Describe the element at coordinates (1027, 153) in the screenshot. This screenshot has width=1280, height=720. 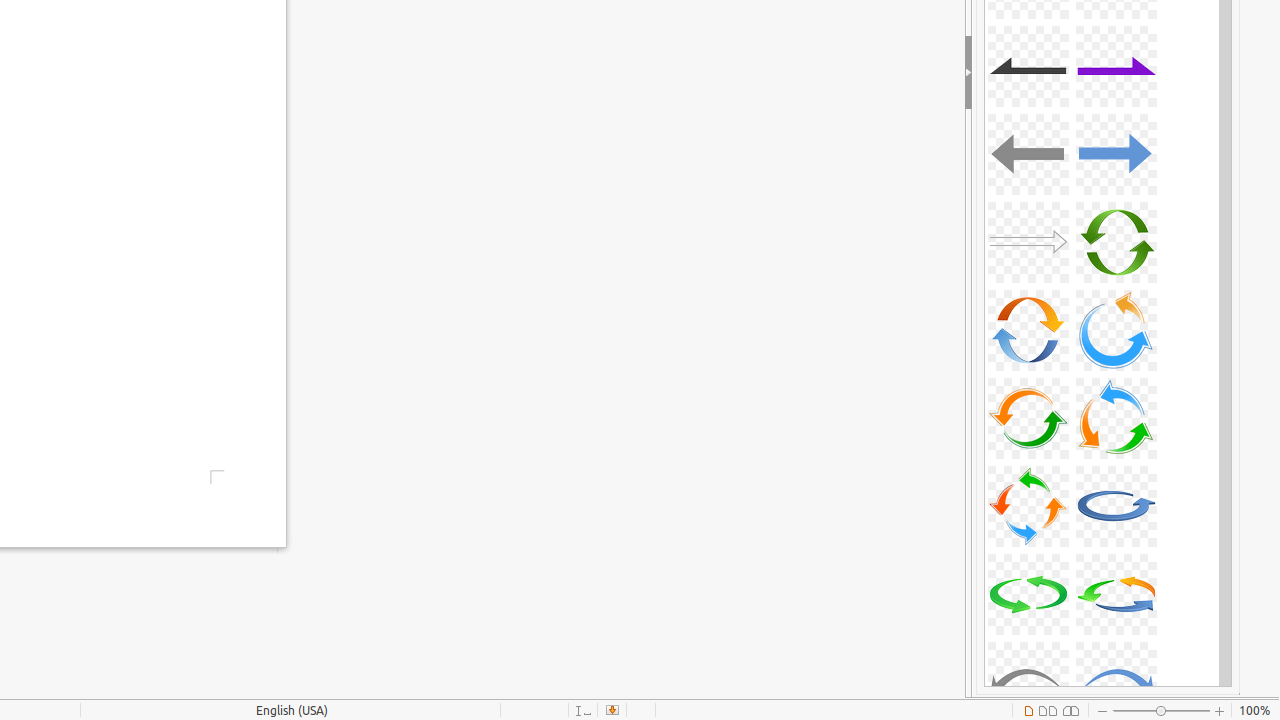
I see `'A11-Arrow-Gray-Left'` at that location.